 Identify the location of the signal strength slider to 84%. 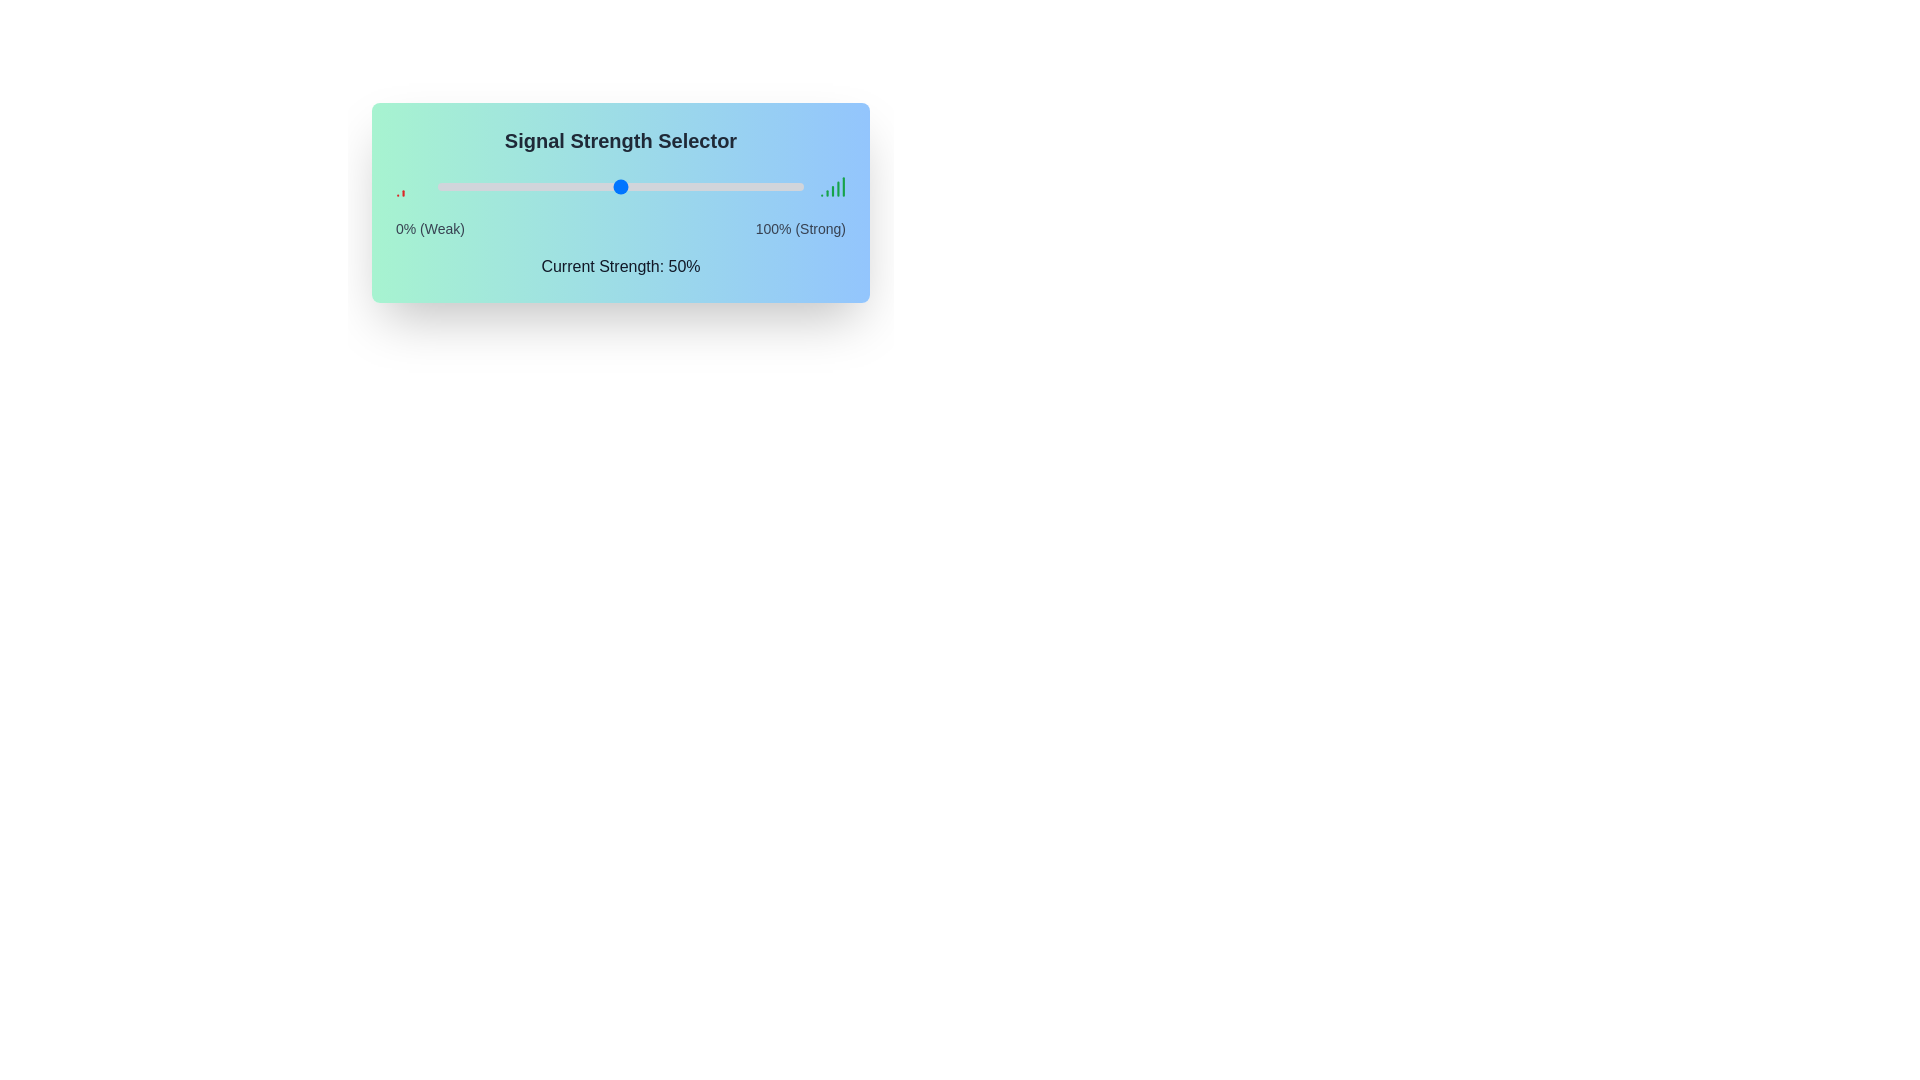
(743, 186).